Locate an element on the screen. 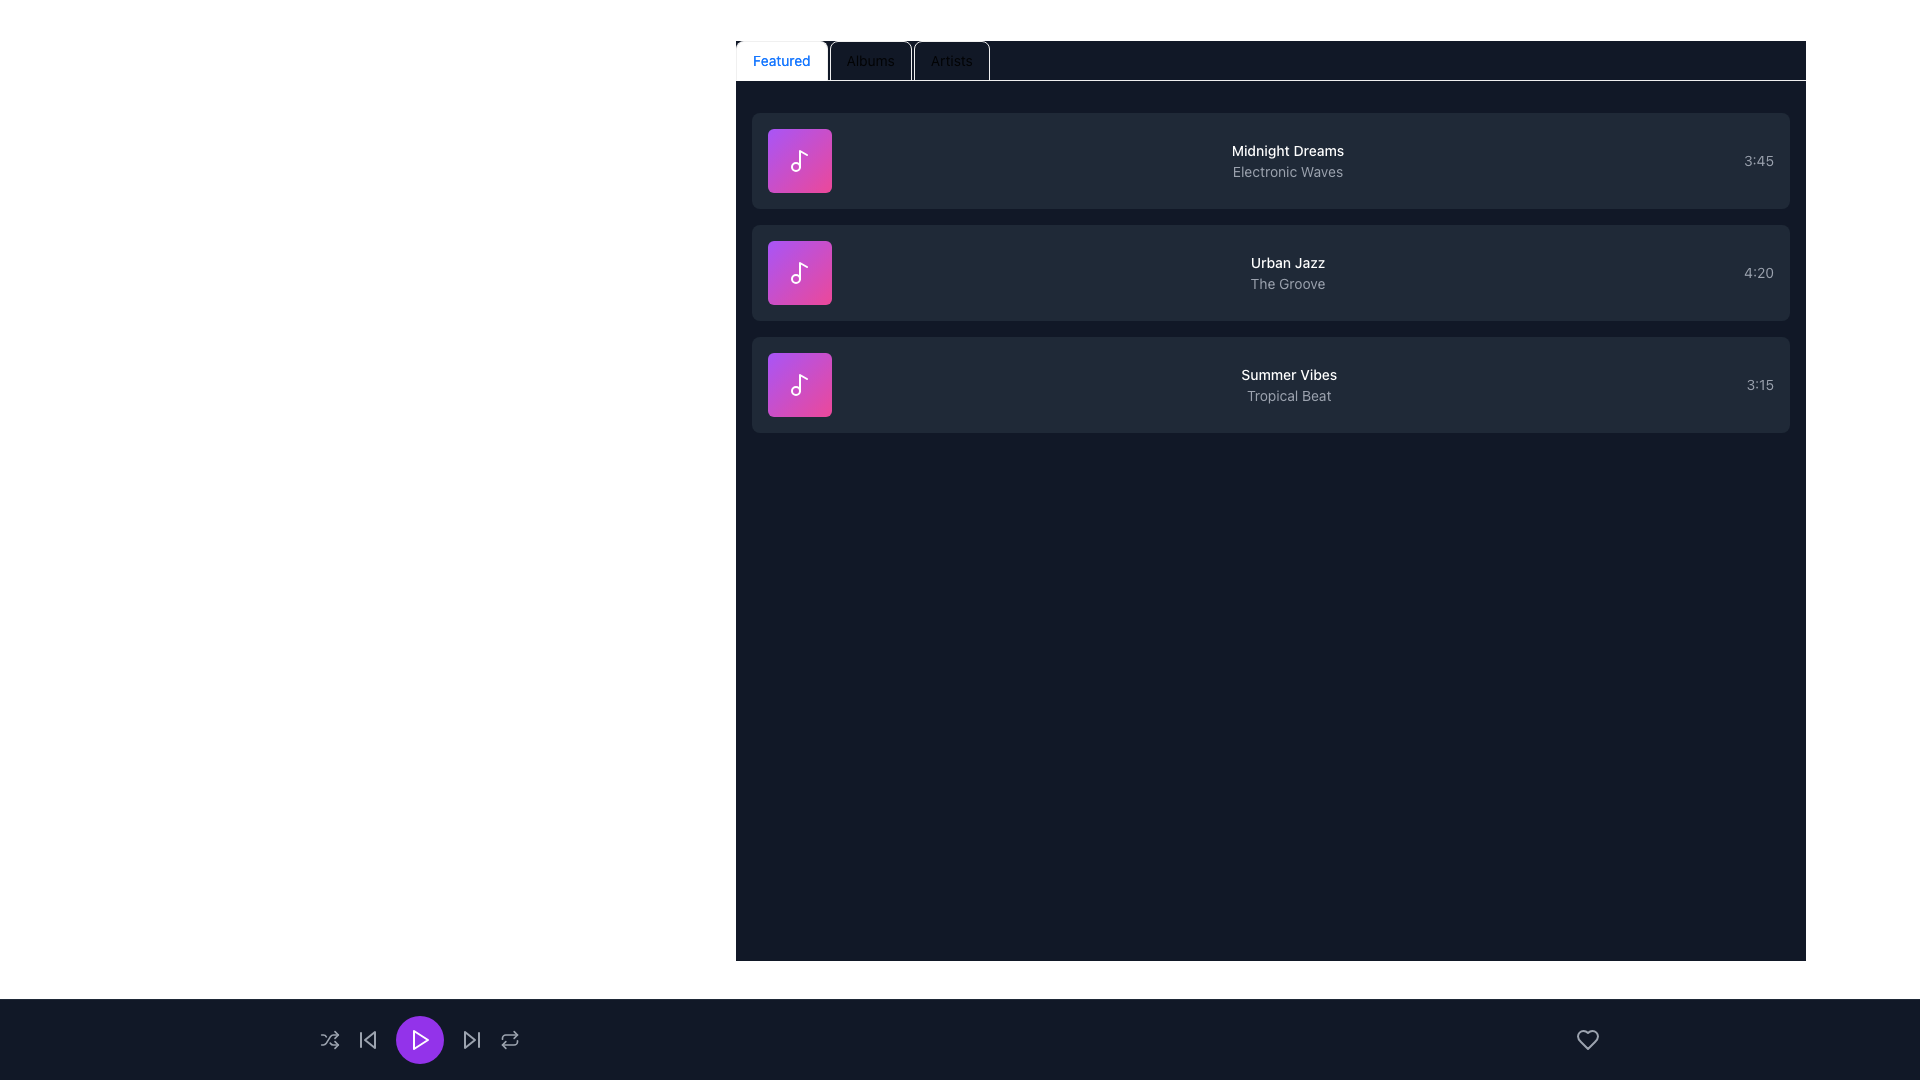 The height and width of the screenshot is (1080, 1920). the skip-back button containing the left-pointing triangular icon, which is part of the playback controls at the bottom of the application interface is located at coordinates (369, 1039).